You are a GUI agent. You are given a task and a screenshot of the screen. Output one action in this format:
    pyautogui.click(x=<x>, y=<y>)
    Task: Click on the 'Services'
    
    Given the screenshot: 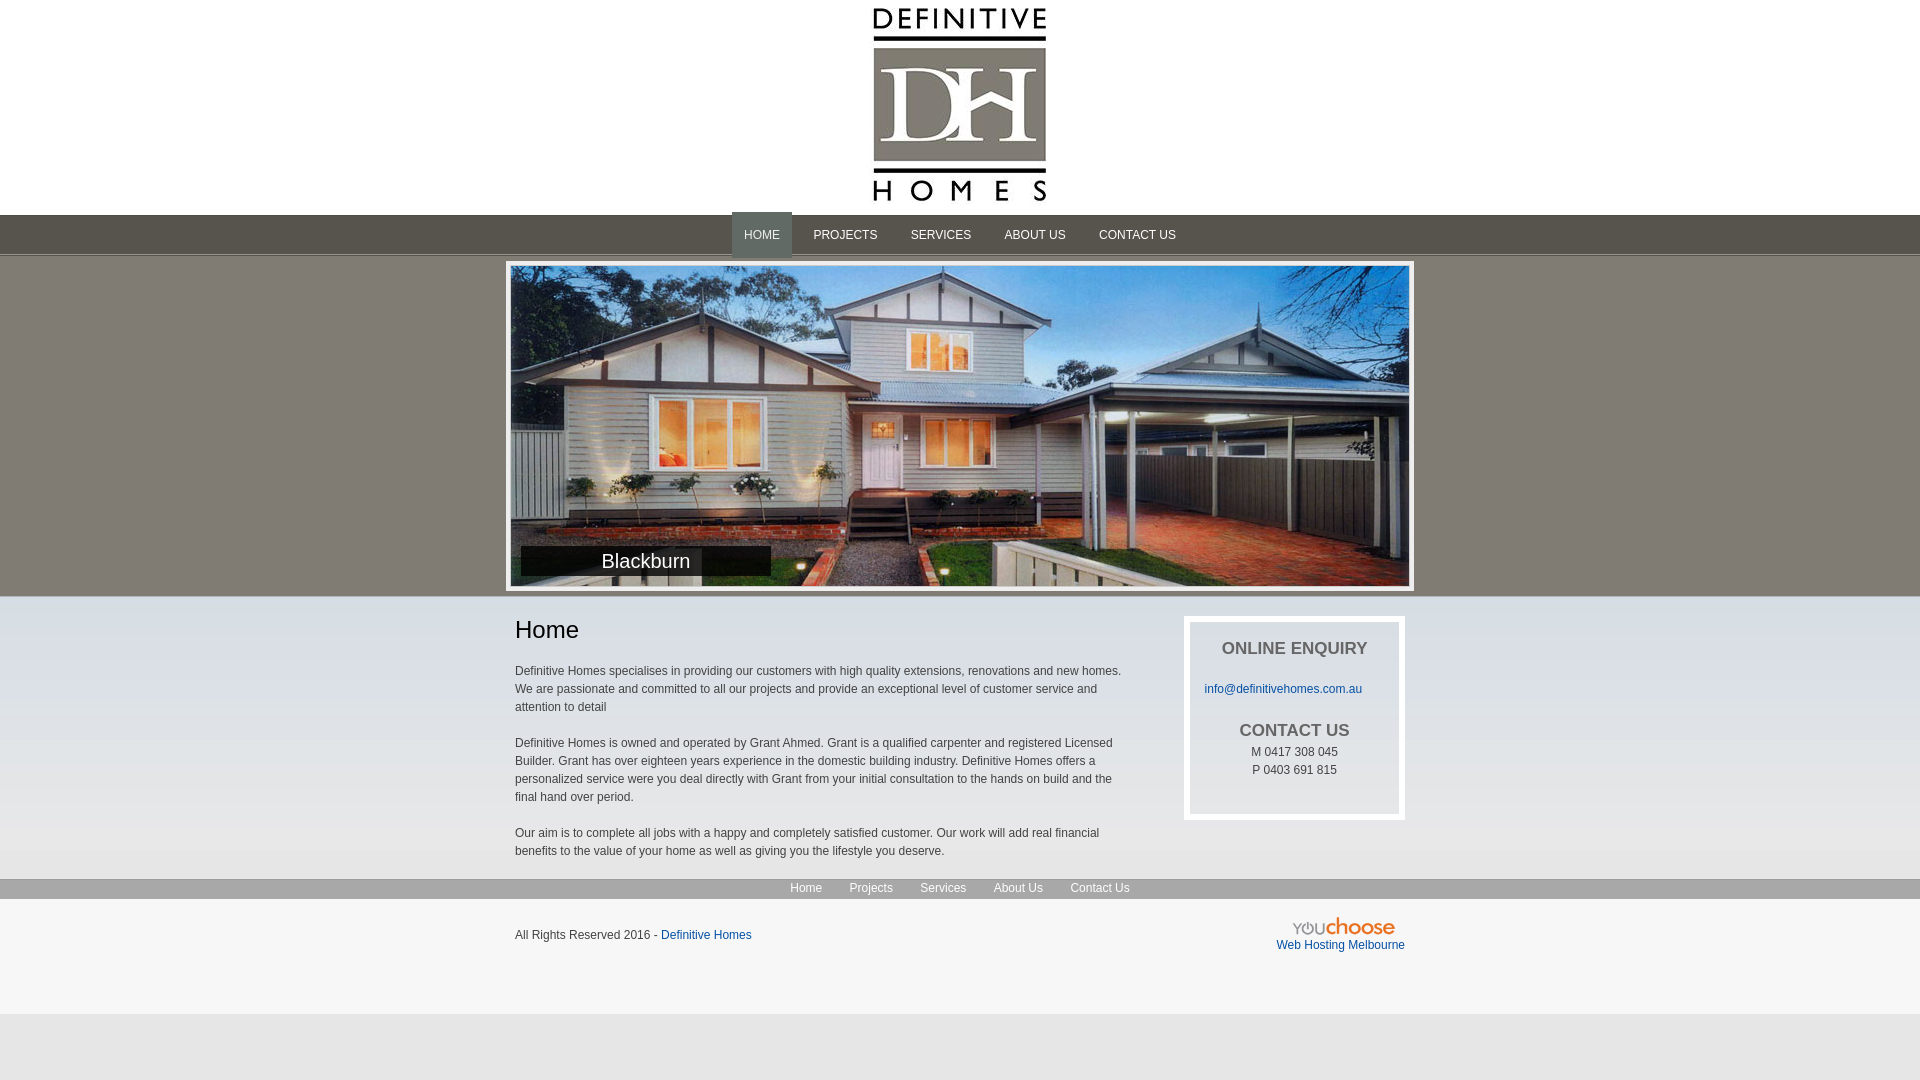 What is the action you would take?
    pyautogui.click(x=919, y=886)
    